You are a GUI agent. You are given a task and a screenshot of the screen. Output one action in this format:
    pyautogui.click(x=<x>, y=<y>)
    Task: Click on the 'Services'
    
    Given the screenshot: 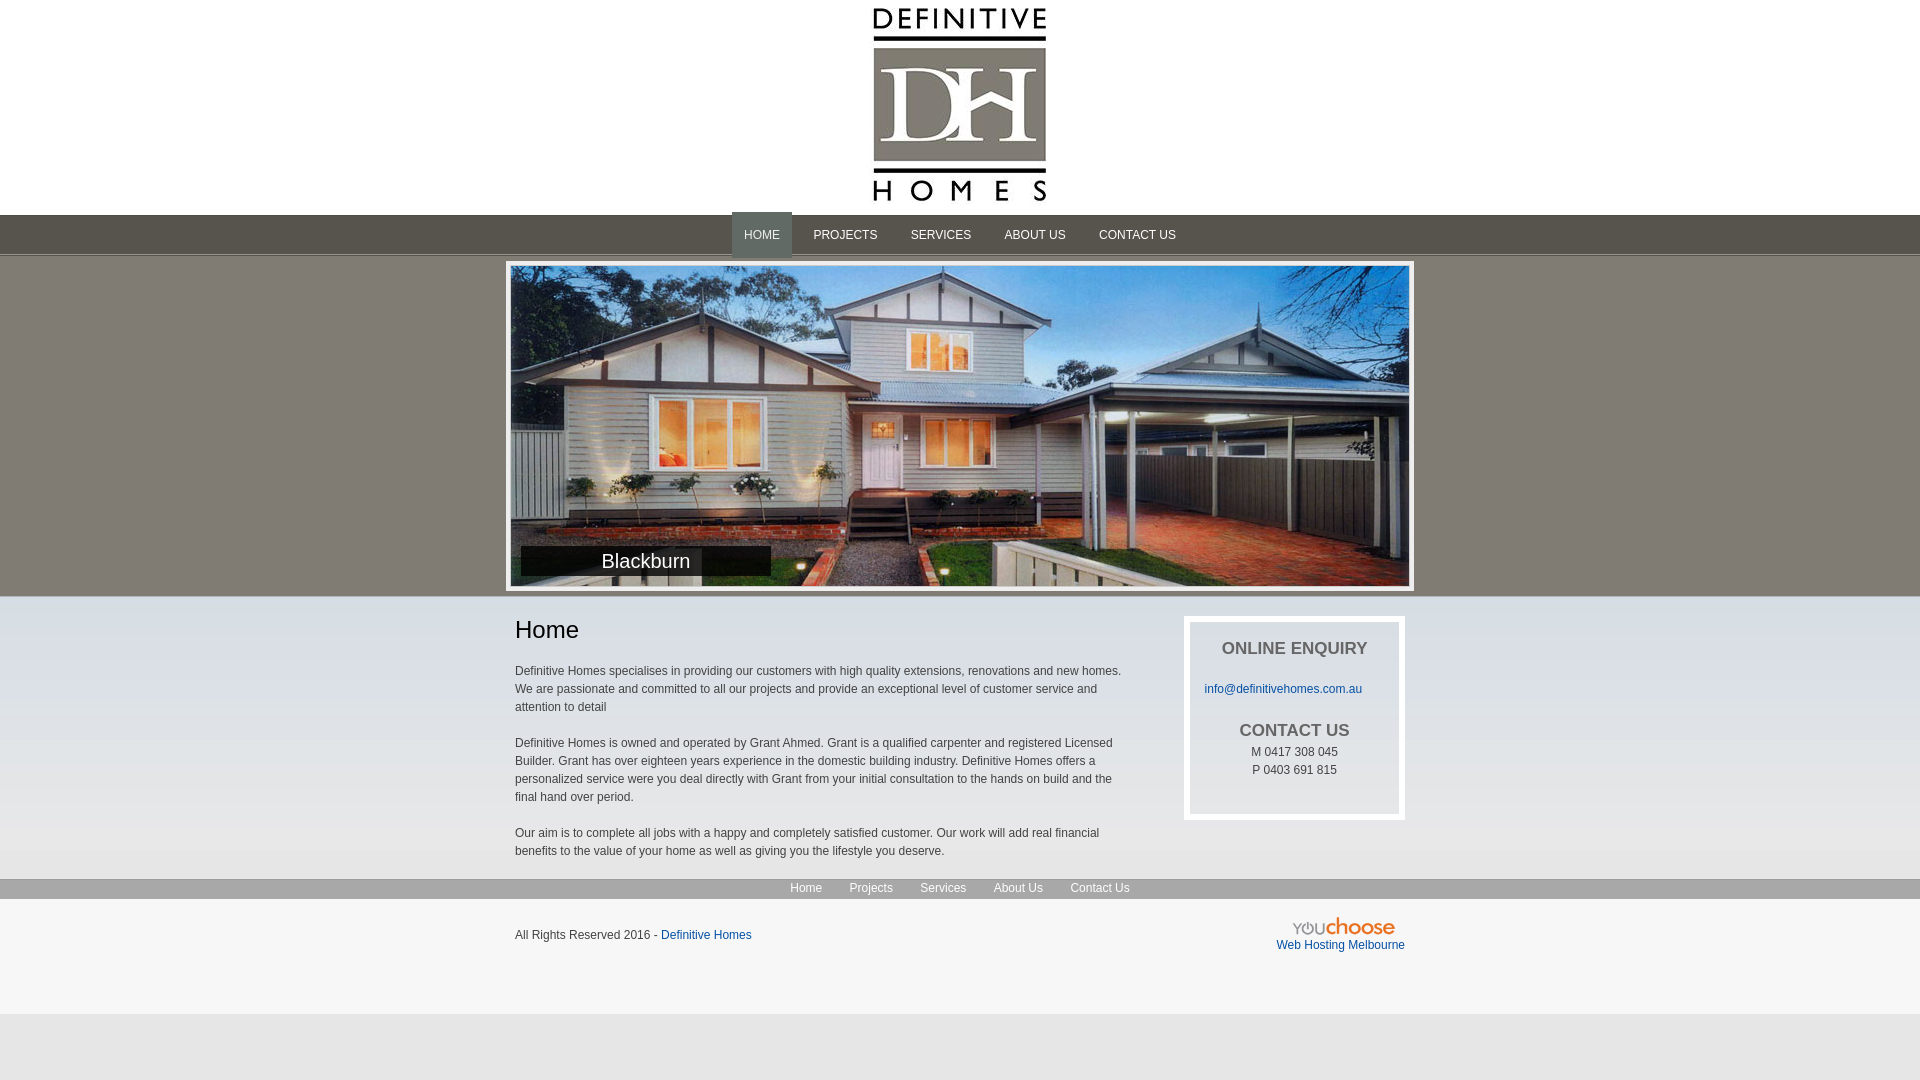 What is the action you would take?
    pyautogui.click(x=919, y=886)
    